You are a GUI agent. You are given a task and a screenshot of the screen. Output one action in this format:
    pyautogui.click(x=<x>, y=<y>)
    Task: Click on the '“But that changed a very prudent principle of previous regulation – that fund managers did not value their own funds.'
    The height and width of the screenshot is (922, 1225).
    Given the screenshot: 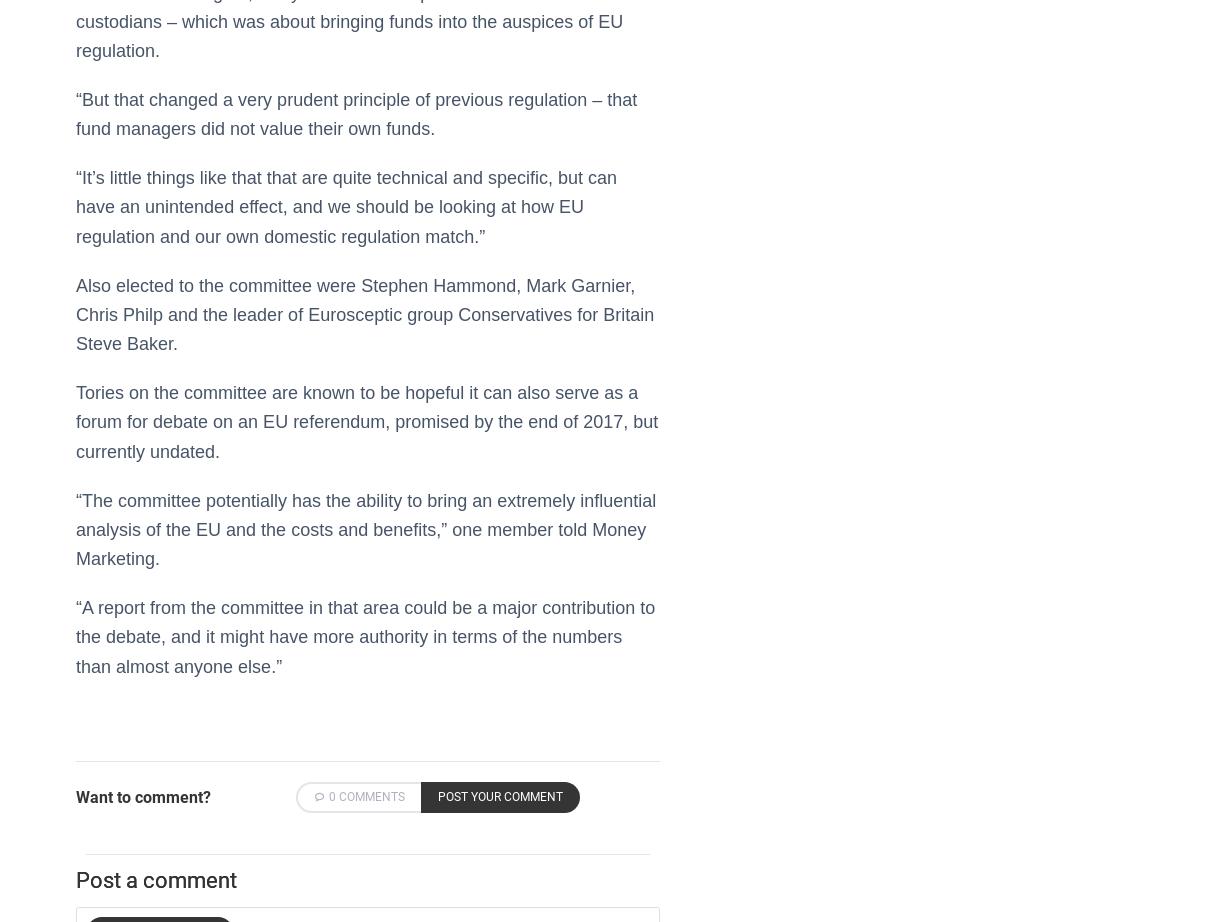 What is the action you would take?
    pyautogui.click(x=75, y=114)
    